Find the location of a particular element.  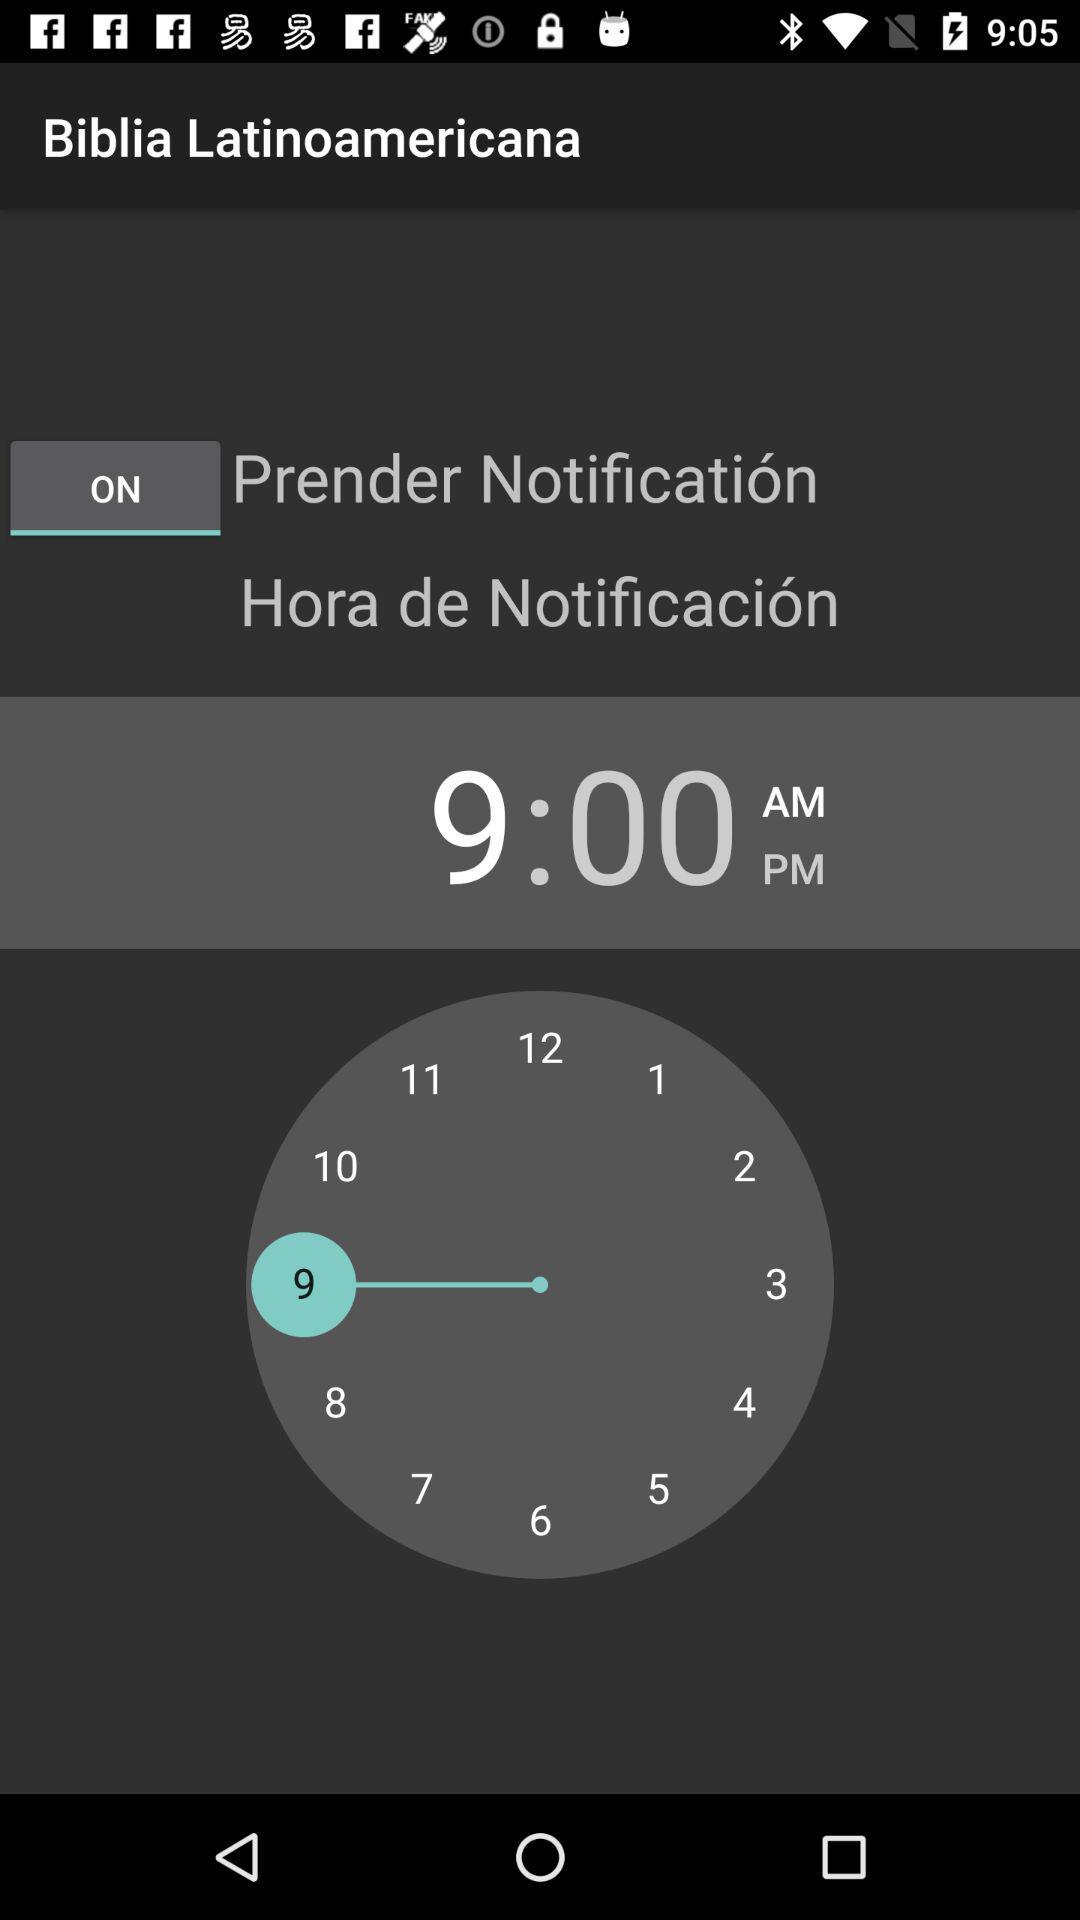

the item to the right of the 00 is located at coordinates (793, 794).